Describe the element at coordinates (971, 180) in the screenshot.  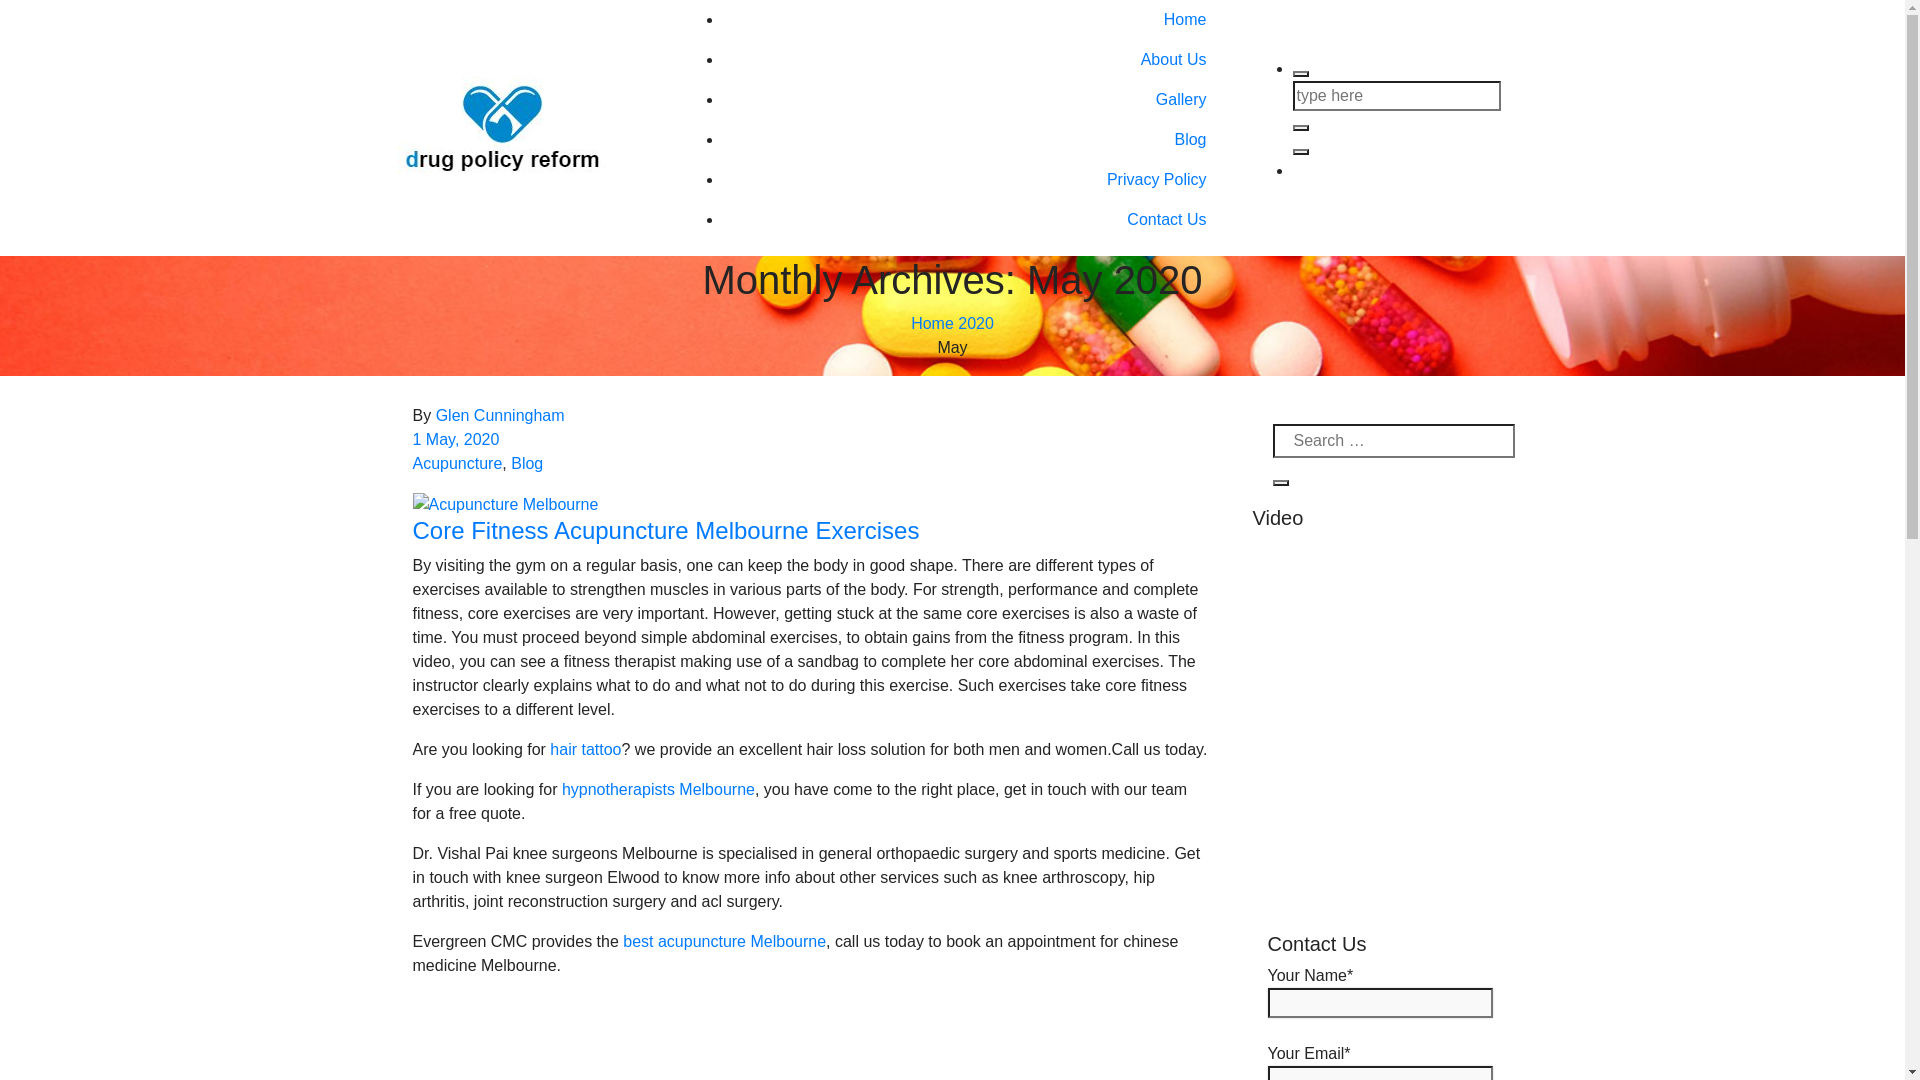
I see `'Privacy Policy'` at that location.